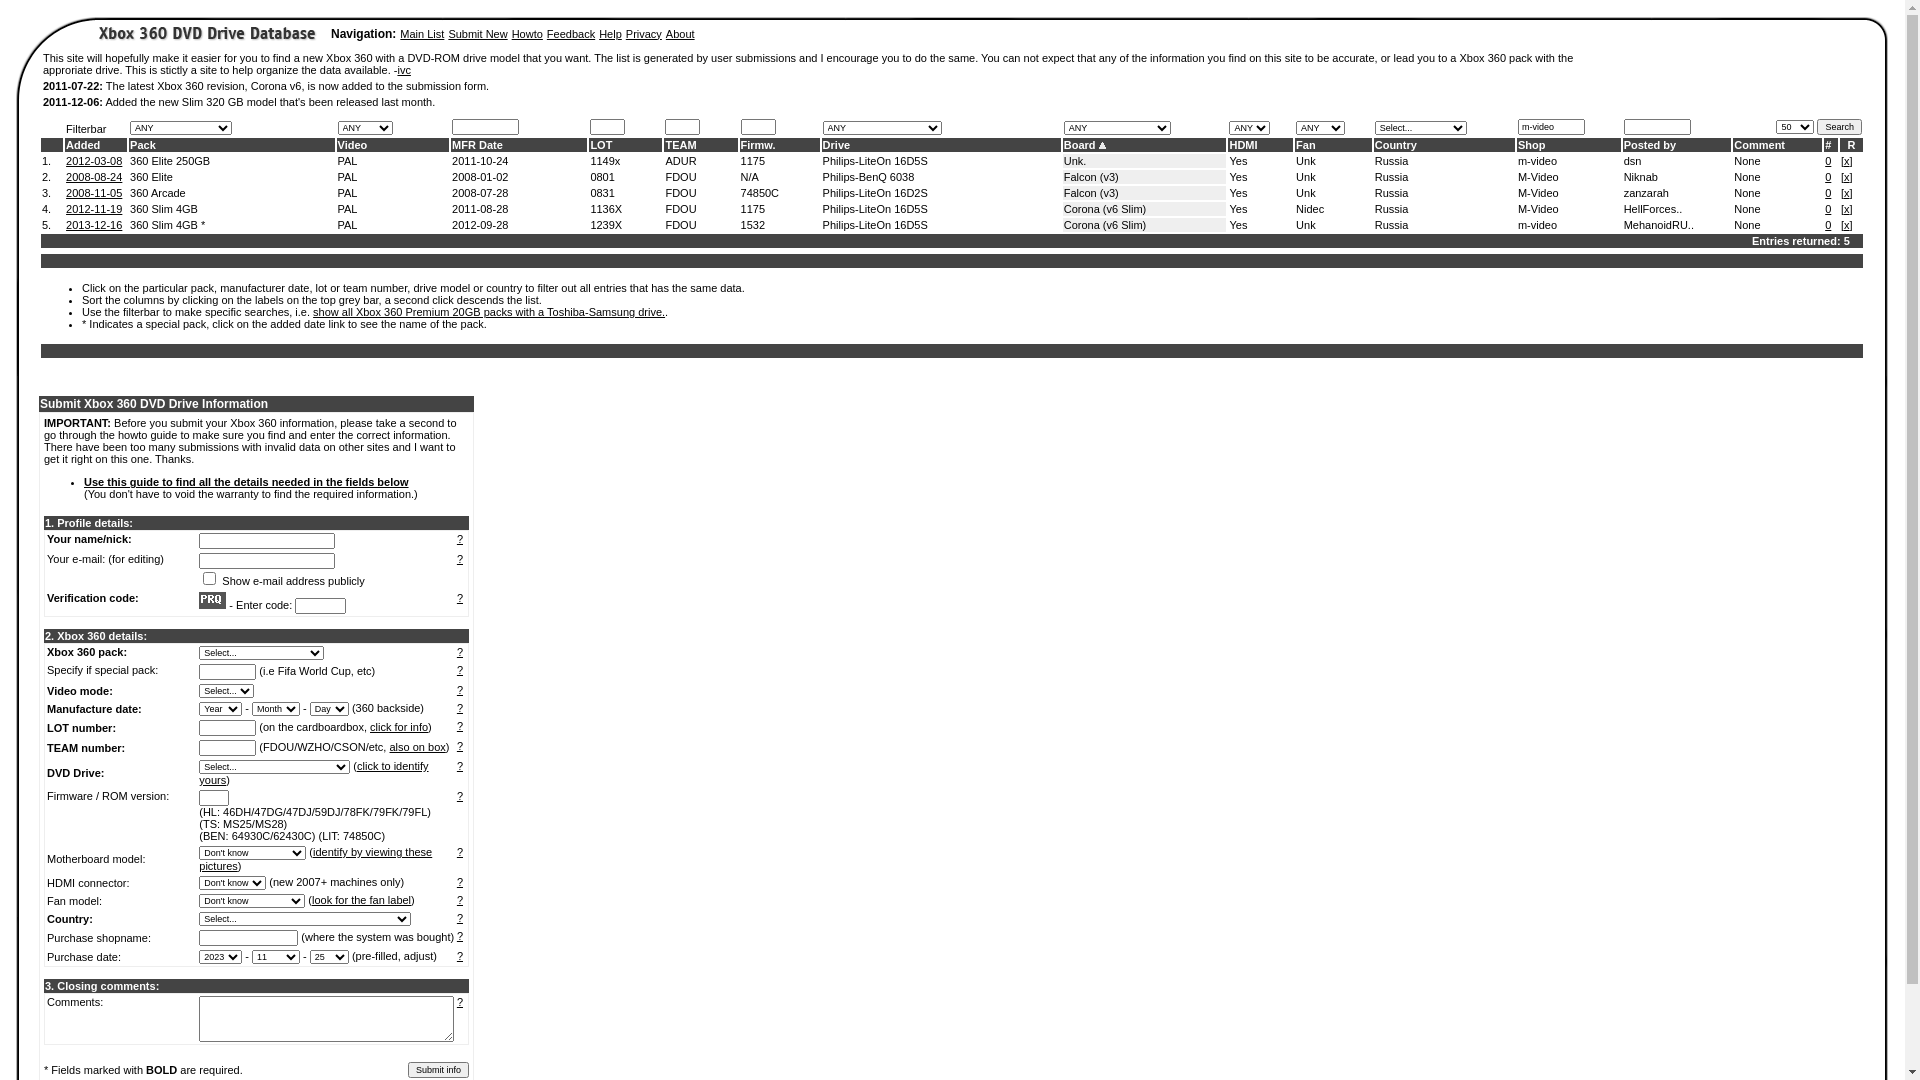 The image size is (1920, 1080). I want to click on '0', so click(1828, 208).